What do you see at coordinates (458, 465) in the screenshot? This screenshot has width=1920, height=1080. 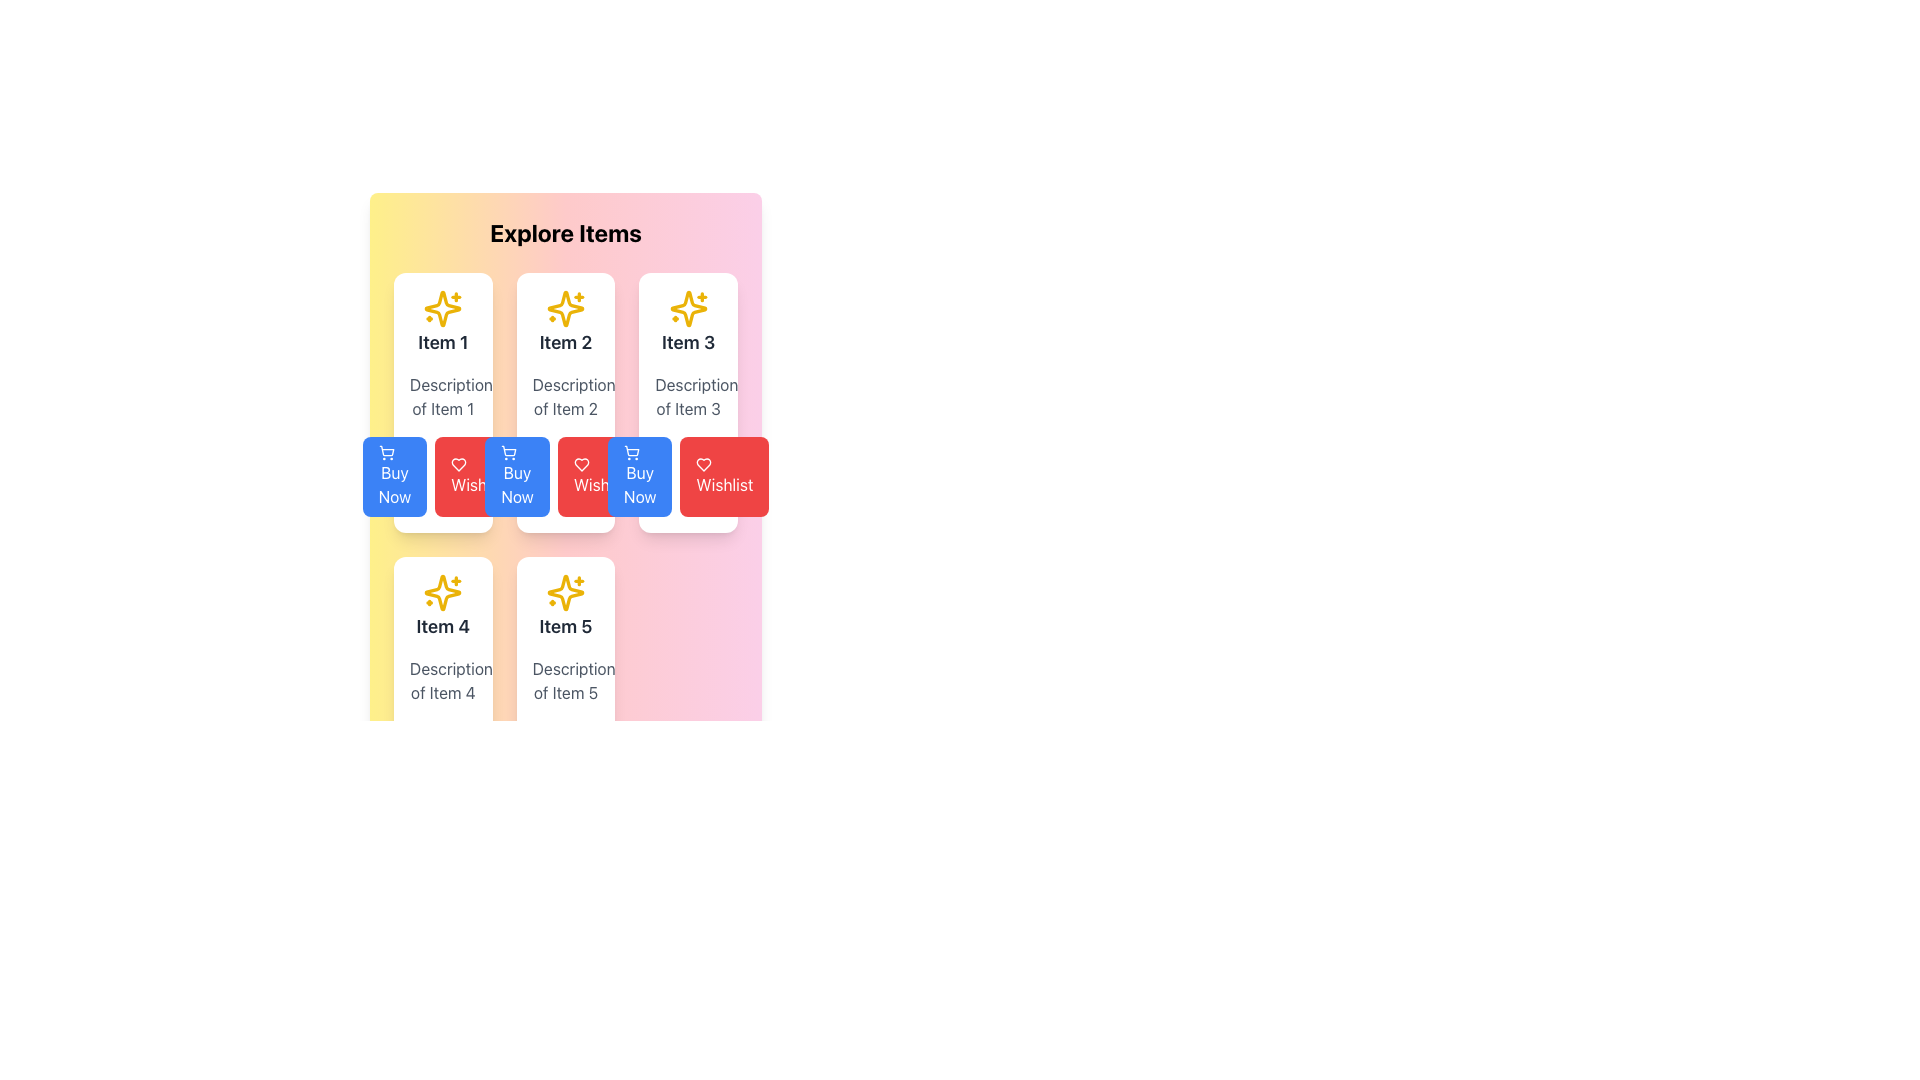 I see `the heart icon representing the 'Wishlist' functionality` at bounding box center [458, 465].